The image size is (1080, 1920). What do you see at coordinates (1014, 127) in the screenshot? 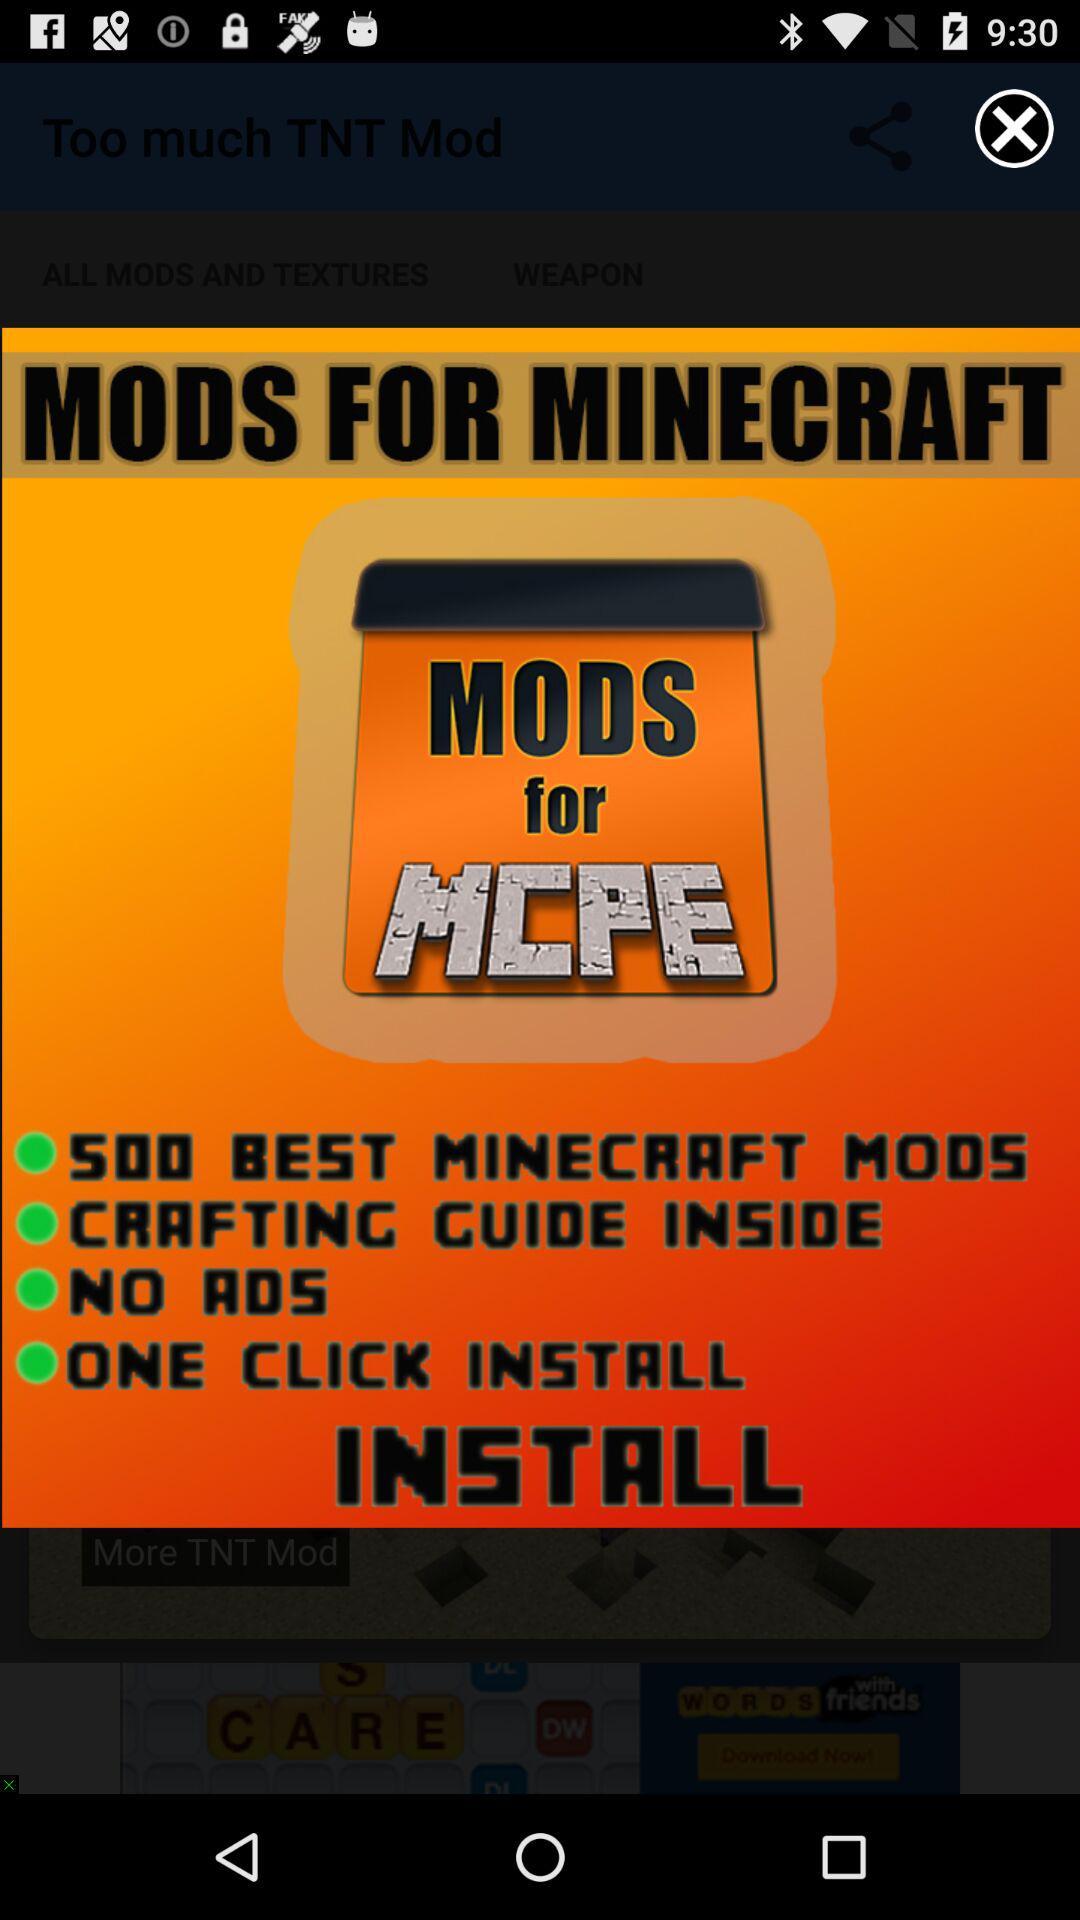
I see `the icon at the top right corner` at bounding box center [1014, 127].